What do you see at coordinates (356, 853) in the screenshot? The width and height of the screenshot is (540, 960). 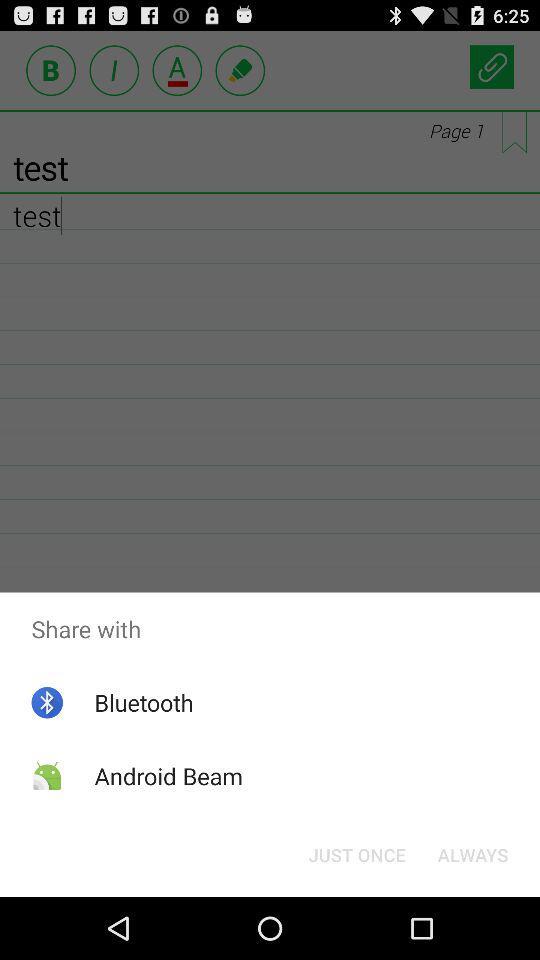 I see `the button at the bottom` at bounding box center [356, 853].